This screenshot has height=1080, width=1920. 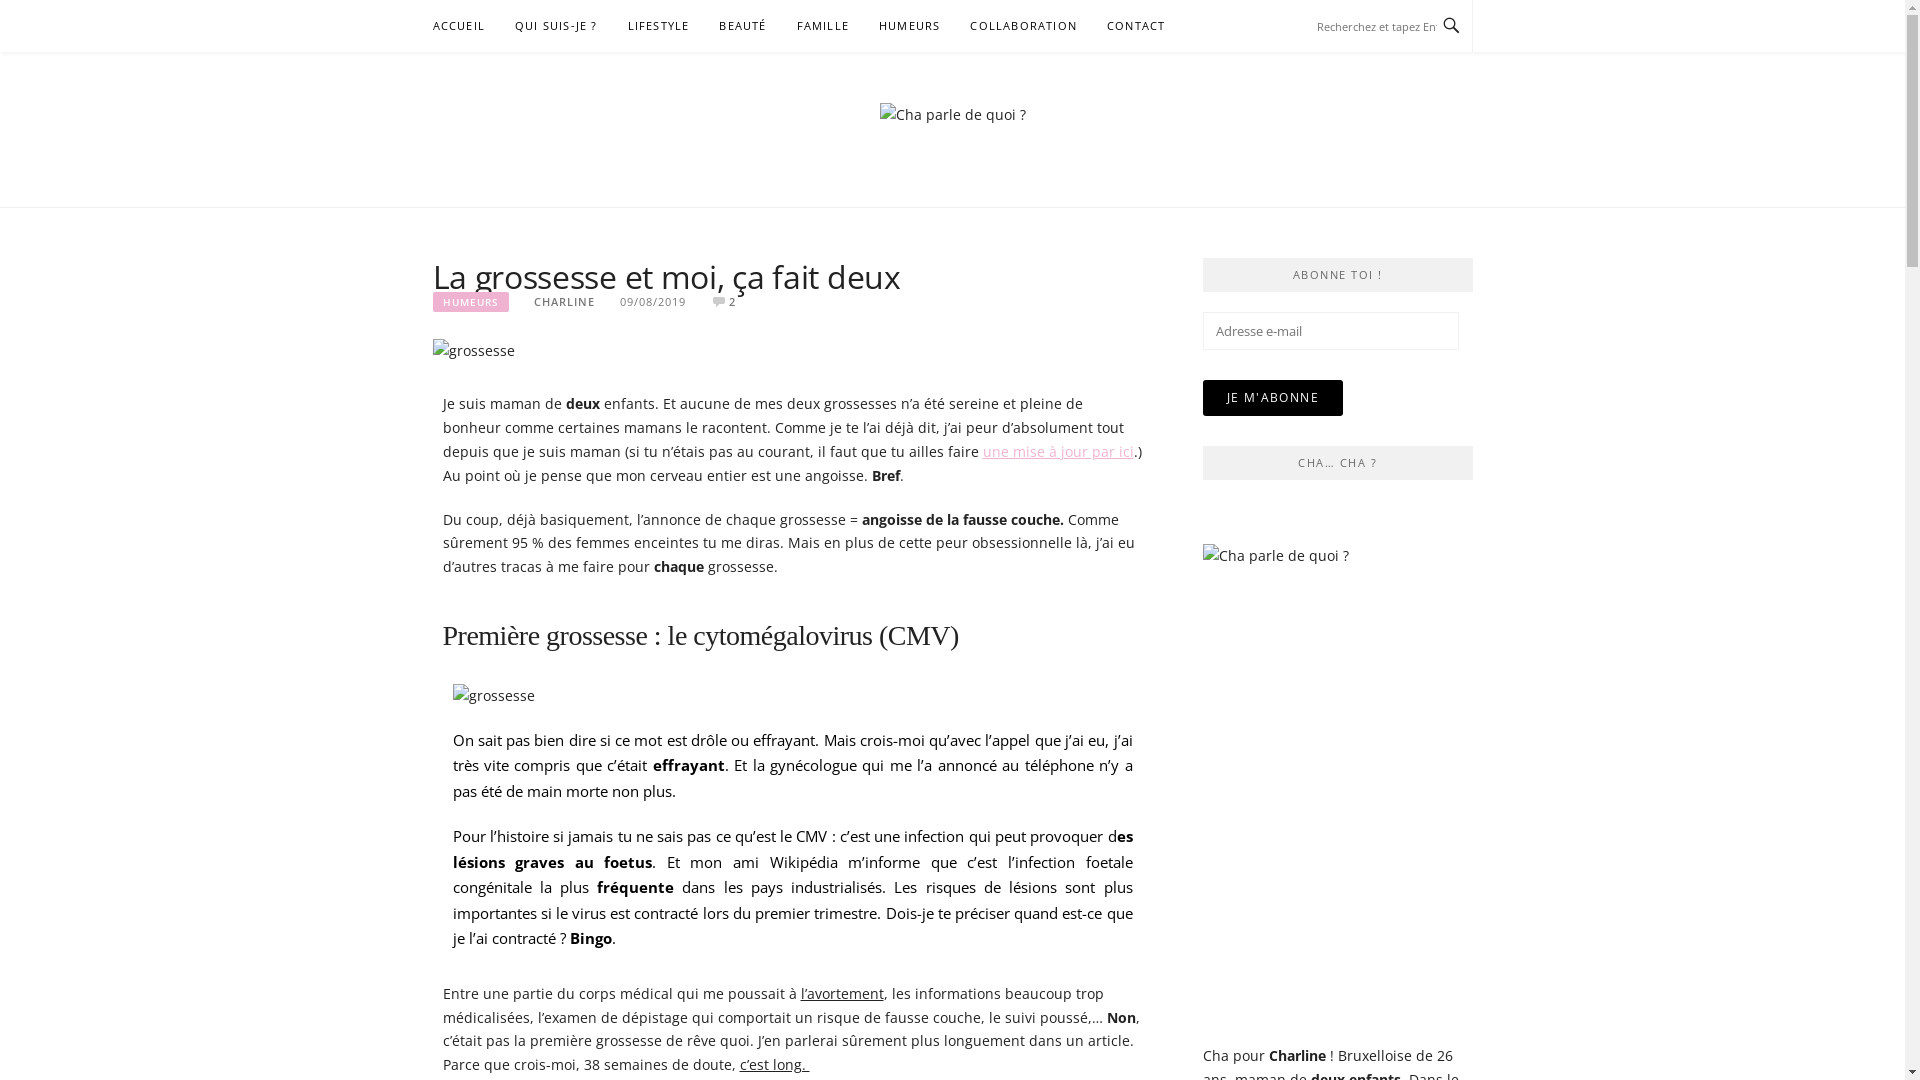 What do you see at coordinates (1136, 26) in the screenshot?
I see `'CONTACT'` at bounding box center [1136, 26].